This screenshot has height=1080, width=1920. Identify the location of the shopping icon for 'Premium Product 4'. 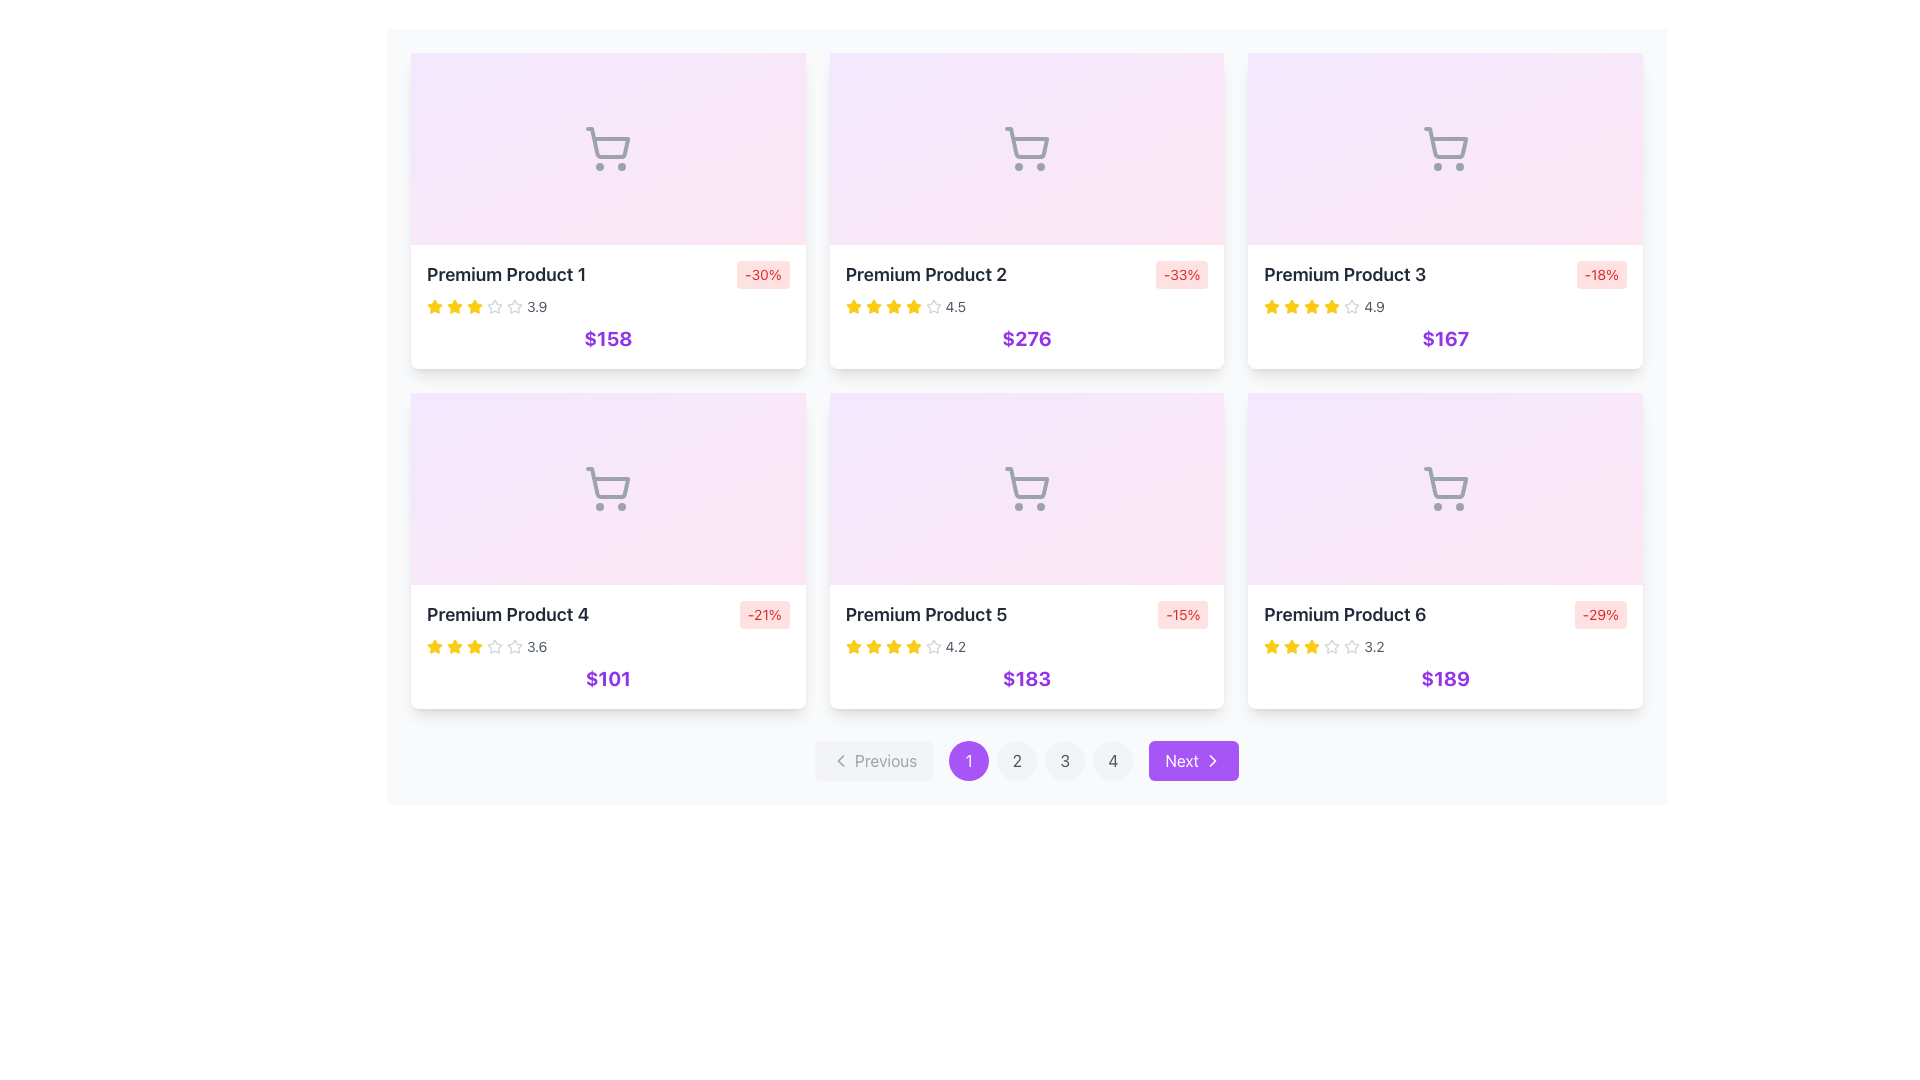
(607, 483).